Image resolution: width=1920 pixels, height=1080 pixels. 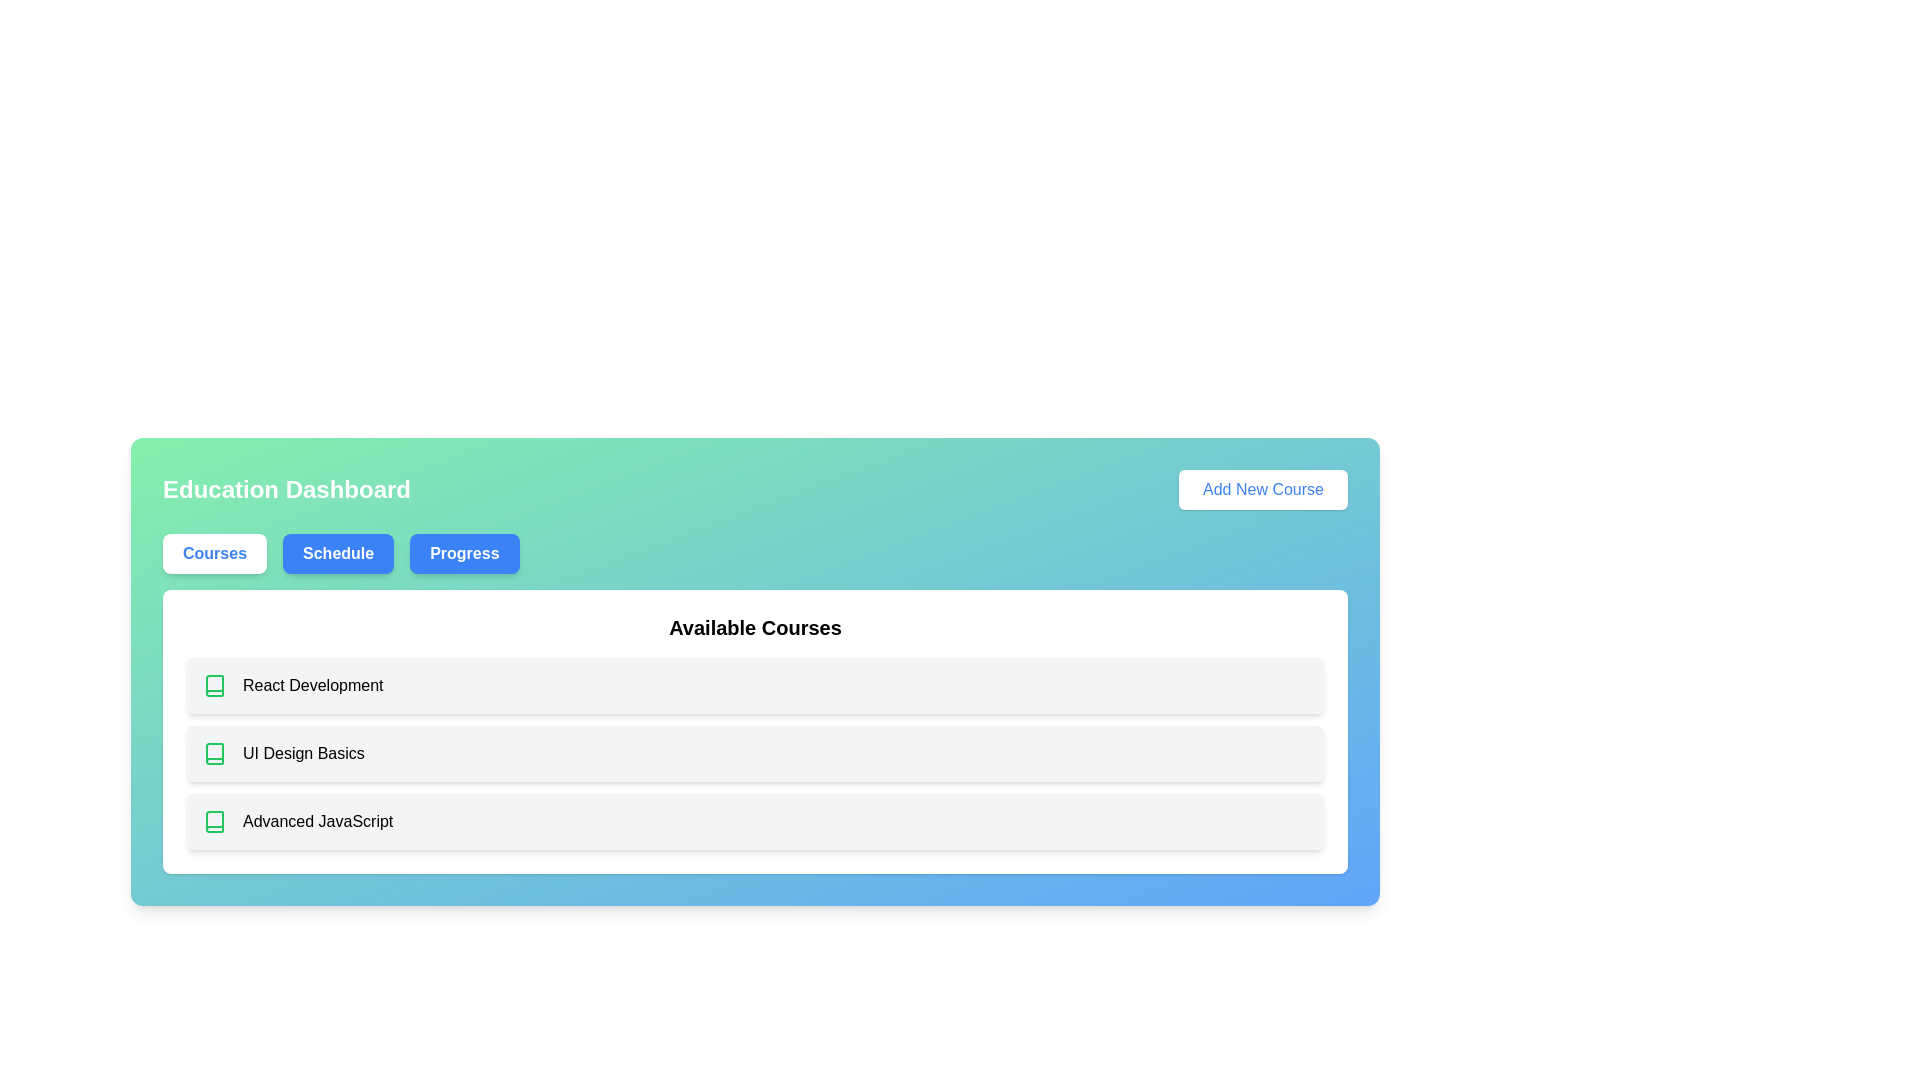 I want to click on the text label displaying 'React Development' which is located to the right of a green book icon within a light gray card background, so click(x=312, y=685).